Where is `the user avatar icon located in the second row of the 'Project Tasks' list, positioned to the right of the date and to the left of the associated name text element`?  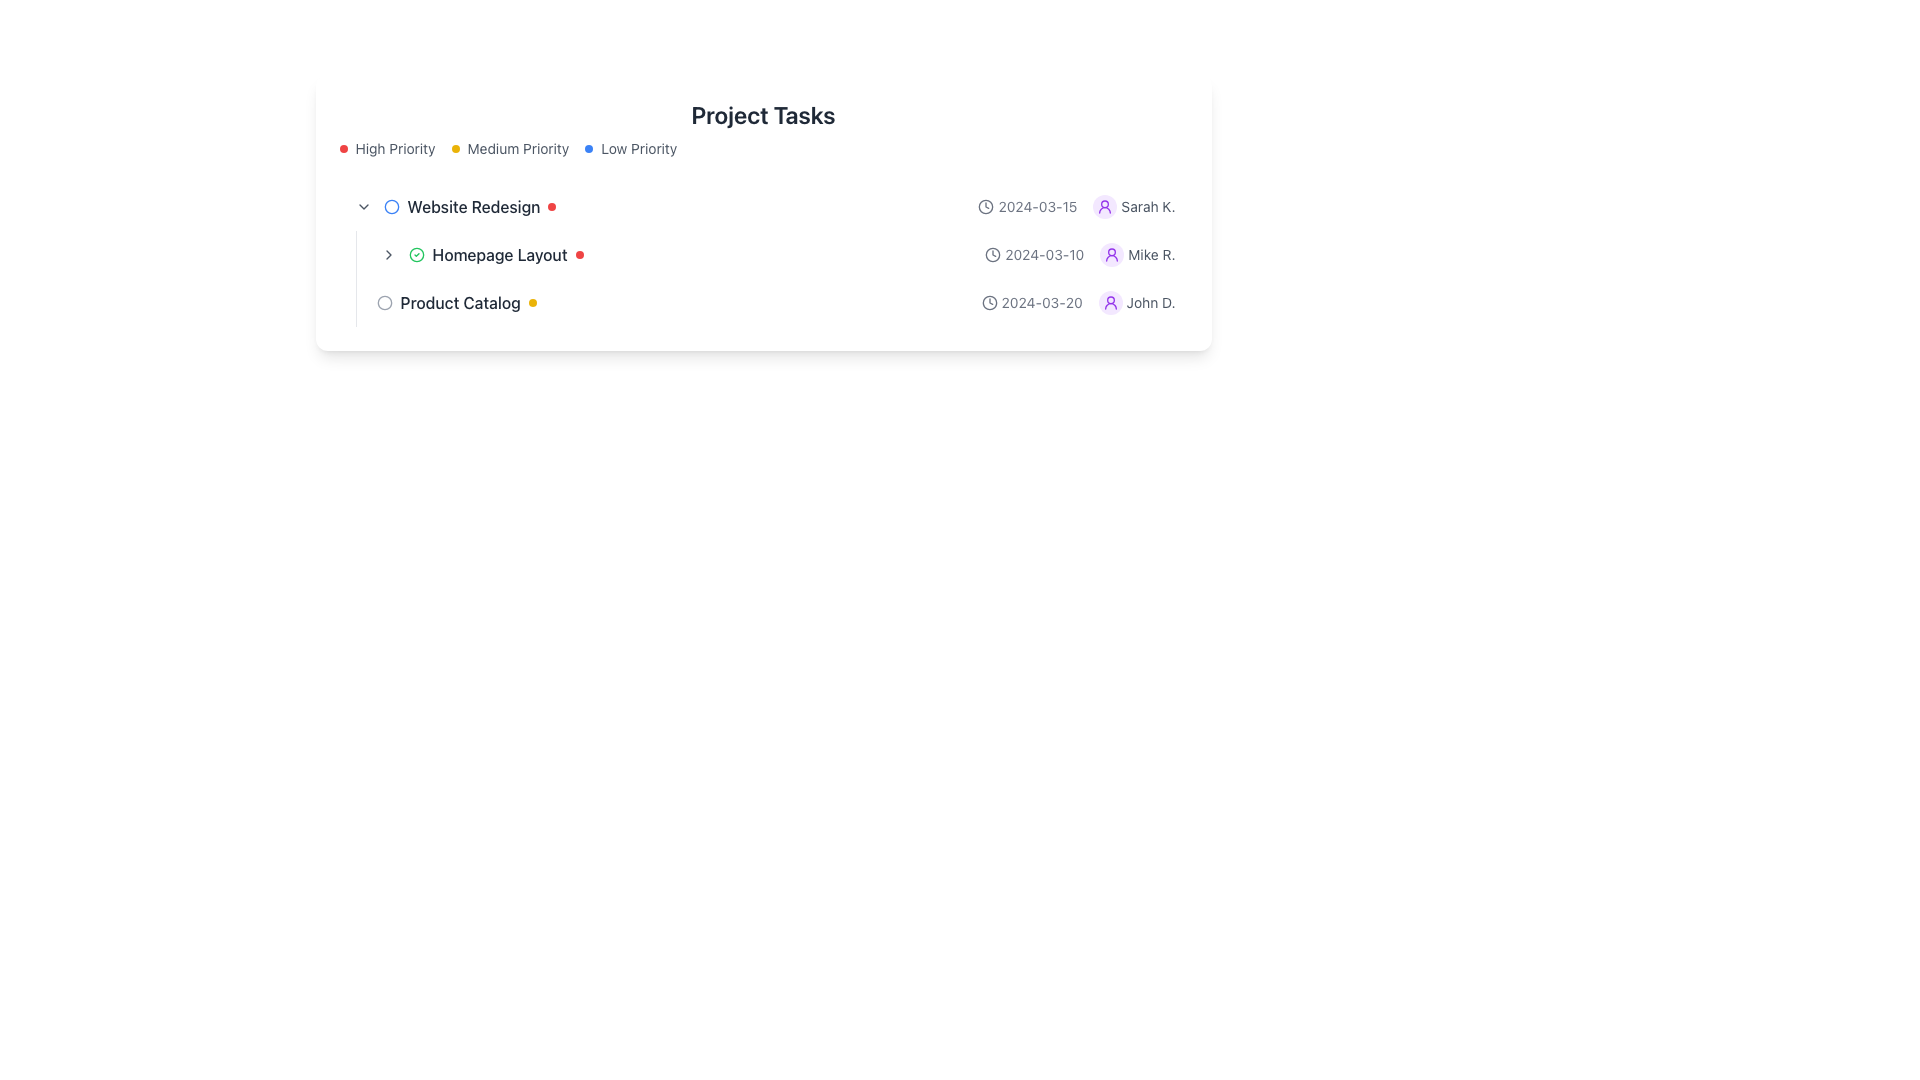 the user avatar icon located in the second row of the 'Project Tasks' list, positioned to the right of the date and to the left of the associated name text element is located at coordinates (1111, 253).